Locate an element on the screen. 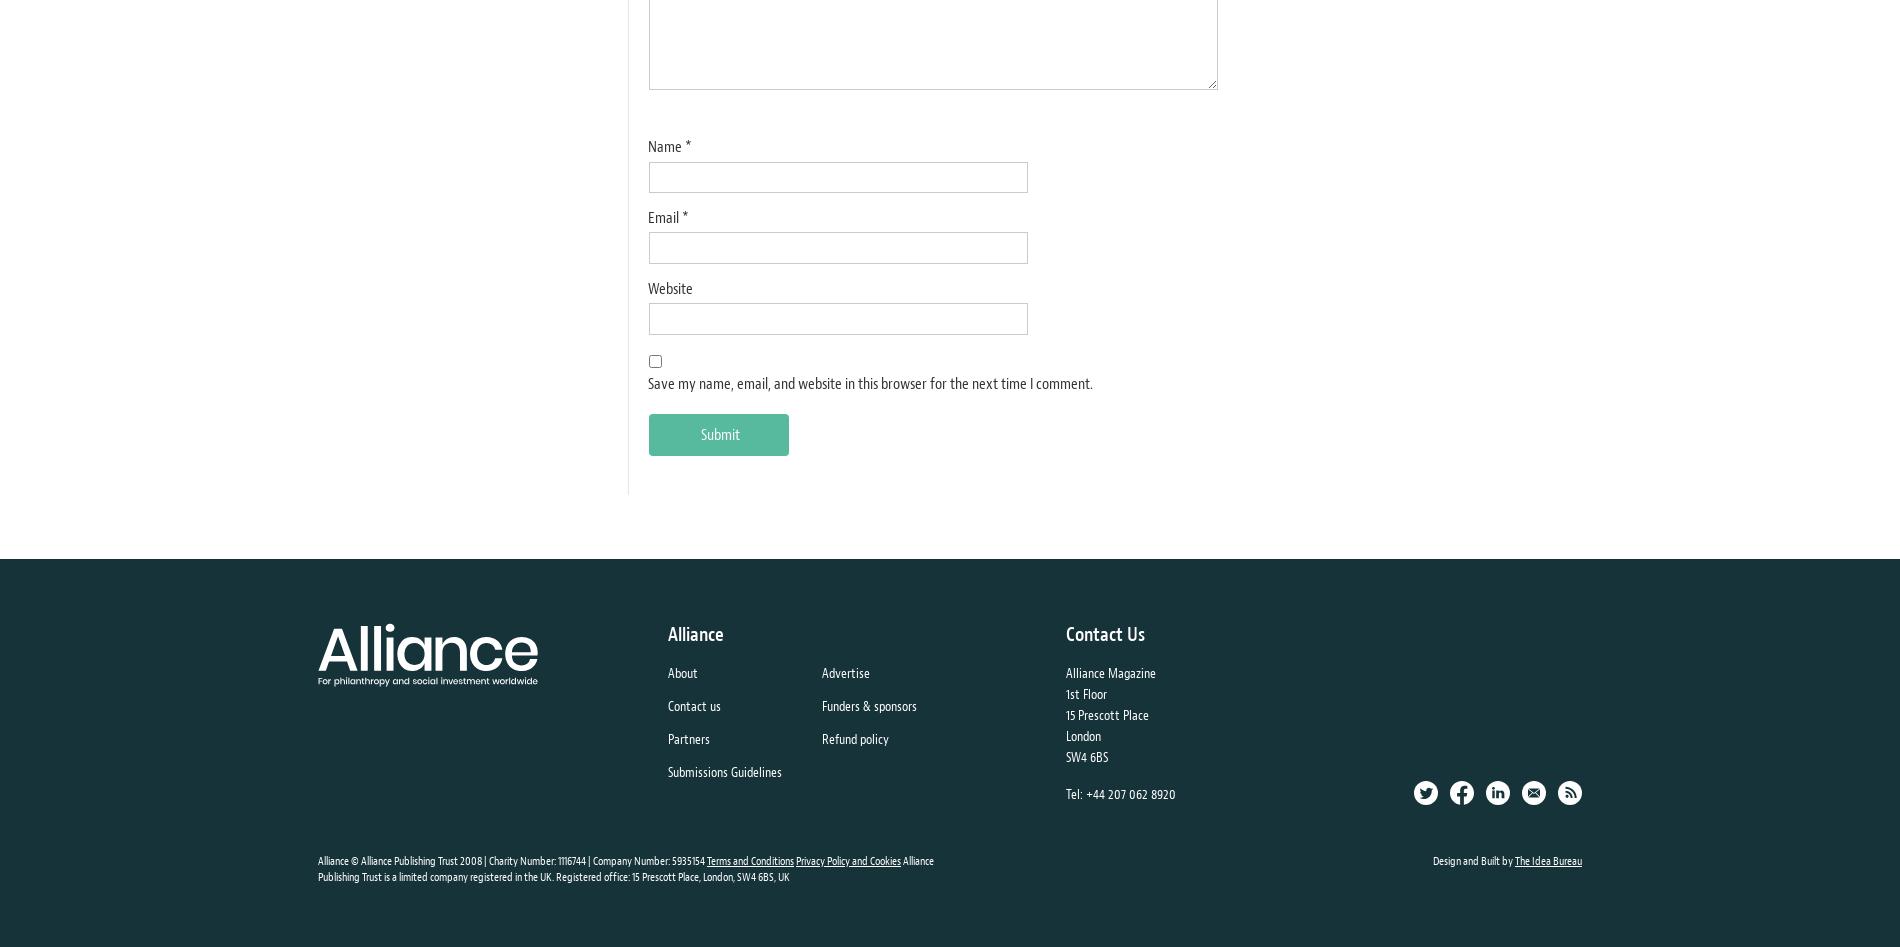 The height and width of the screenshot is (947, 1900). 'Name' is located at coordinates (646, 145).